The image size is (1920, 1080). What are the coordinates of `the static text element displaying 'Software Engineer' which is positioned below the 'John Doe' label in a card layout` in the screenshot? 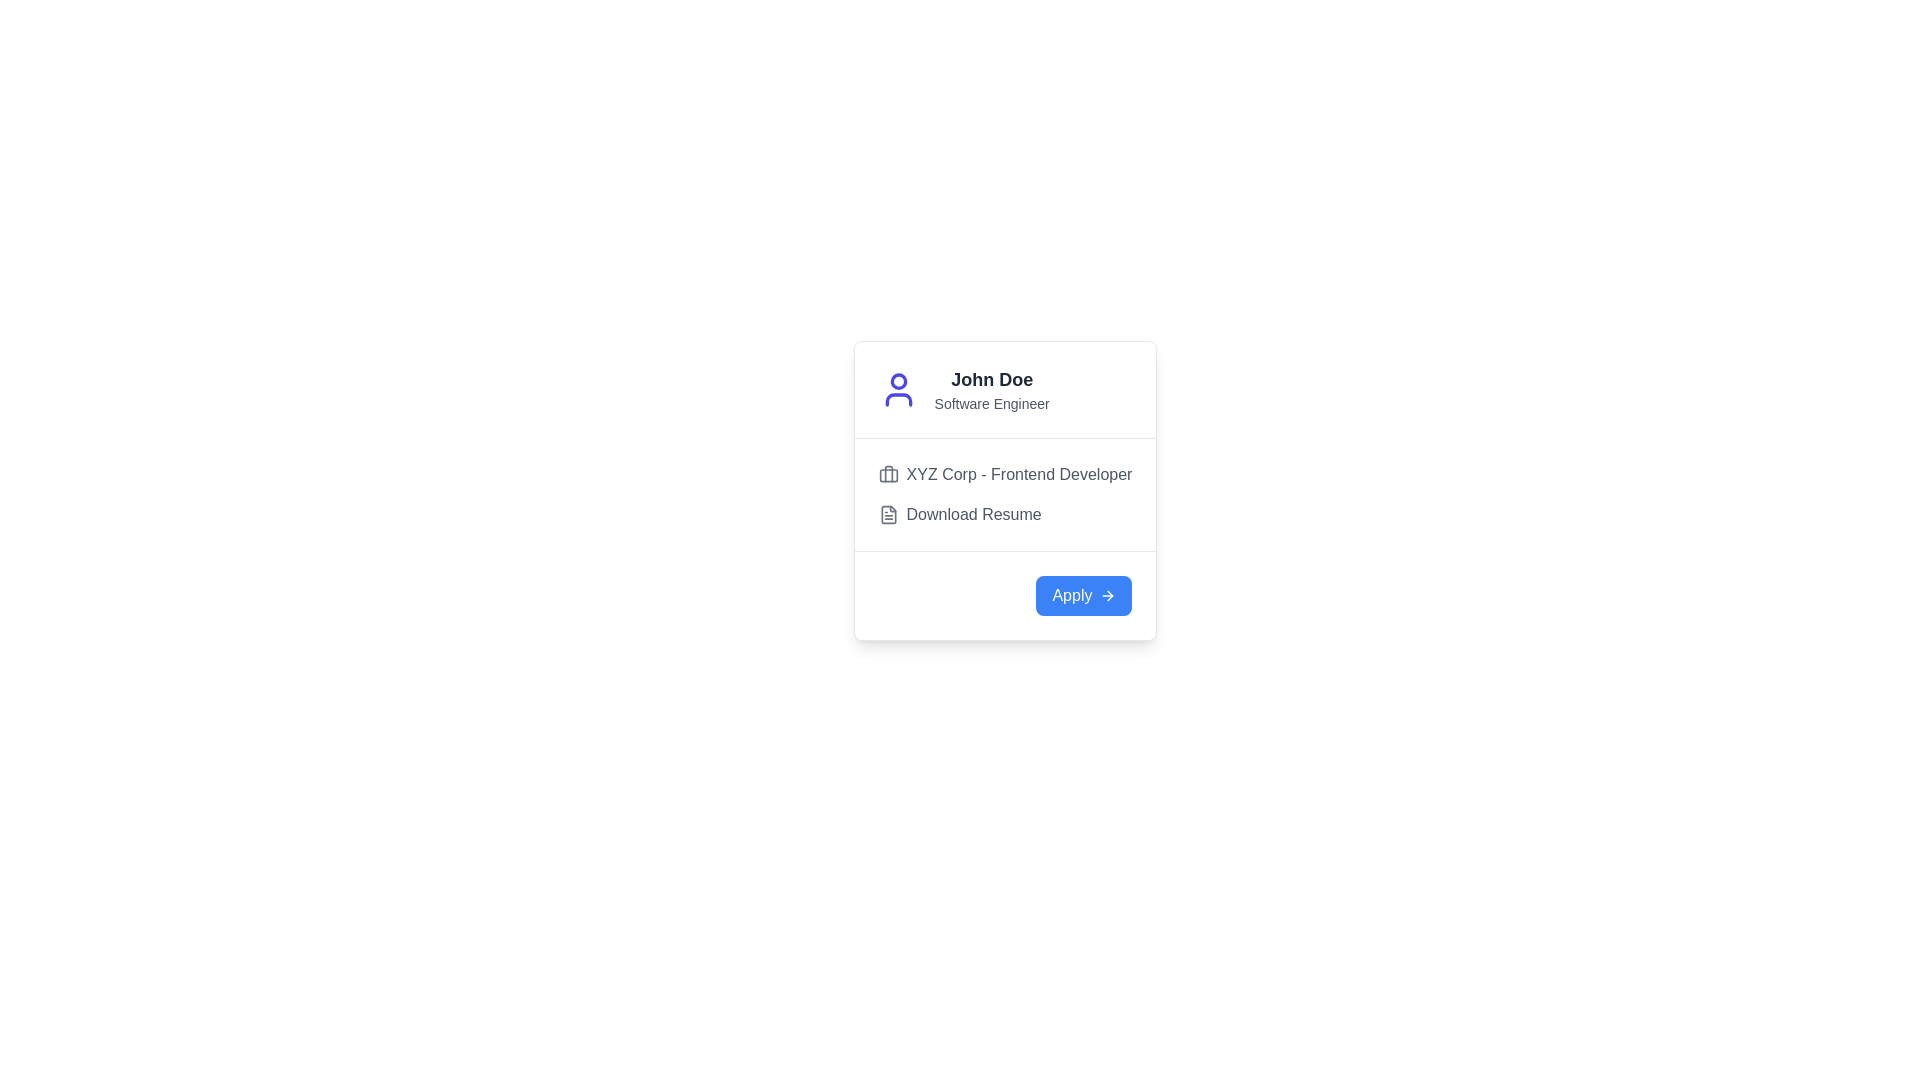 It's located at (992, 404).